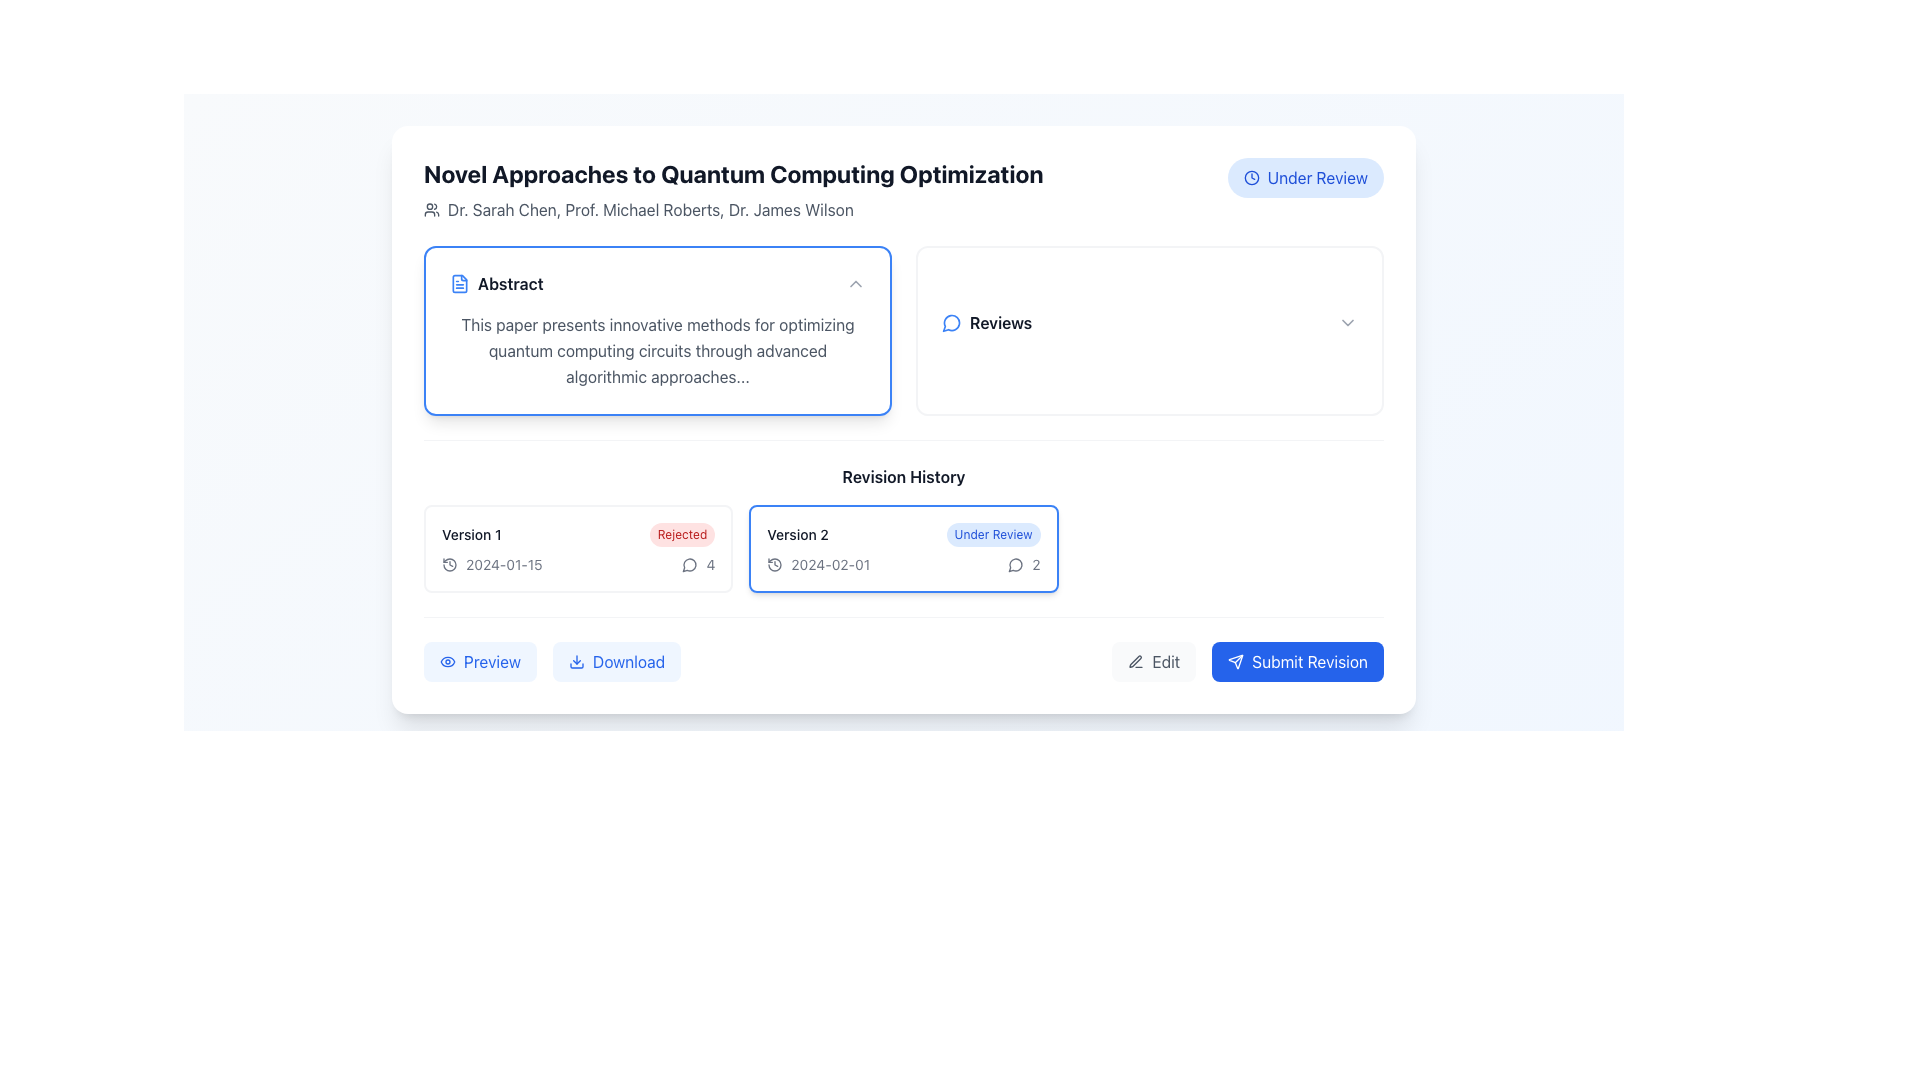  I want to click on the 'Download' text label within the download button located at the bottom-left corner of the 'Version 2' section under the 'Revision History' header, so click(627, 662).